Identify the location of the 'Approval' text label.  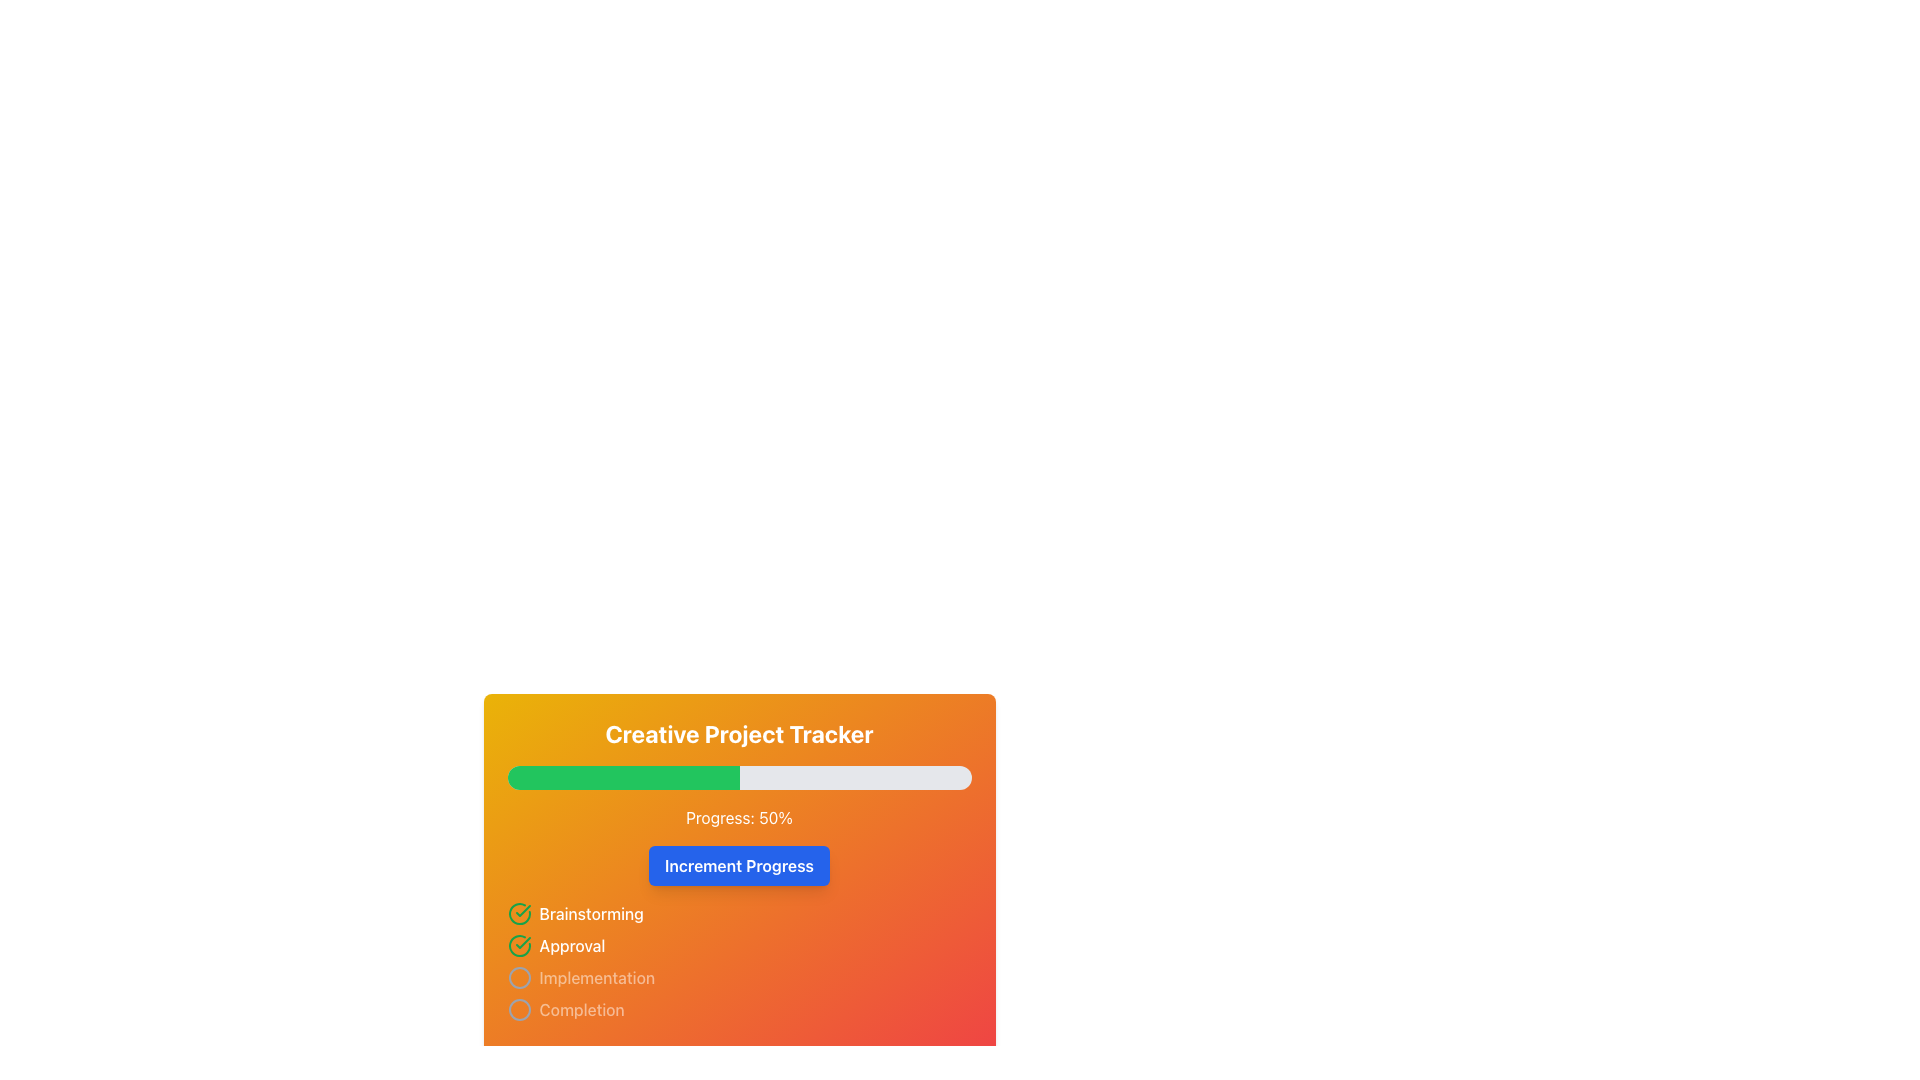
(571, 945).